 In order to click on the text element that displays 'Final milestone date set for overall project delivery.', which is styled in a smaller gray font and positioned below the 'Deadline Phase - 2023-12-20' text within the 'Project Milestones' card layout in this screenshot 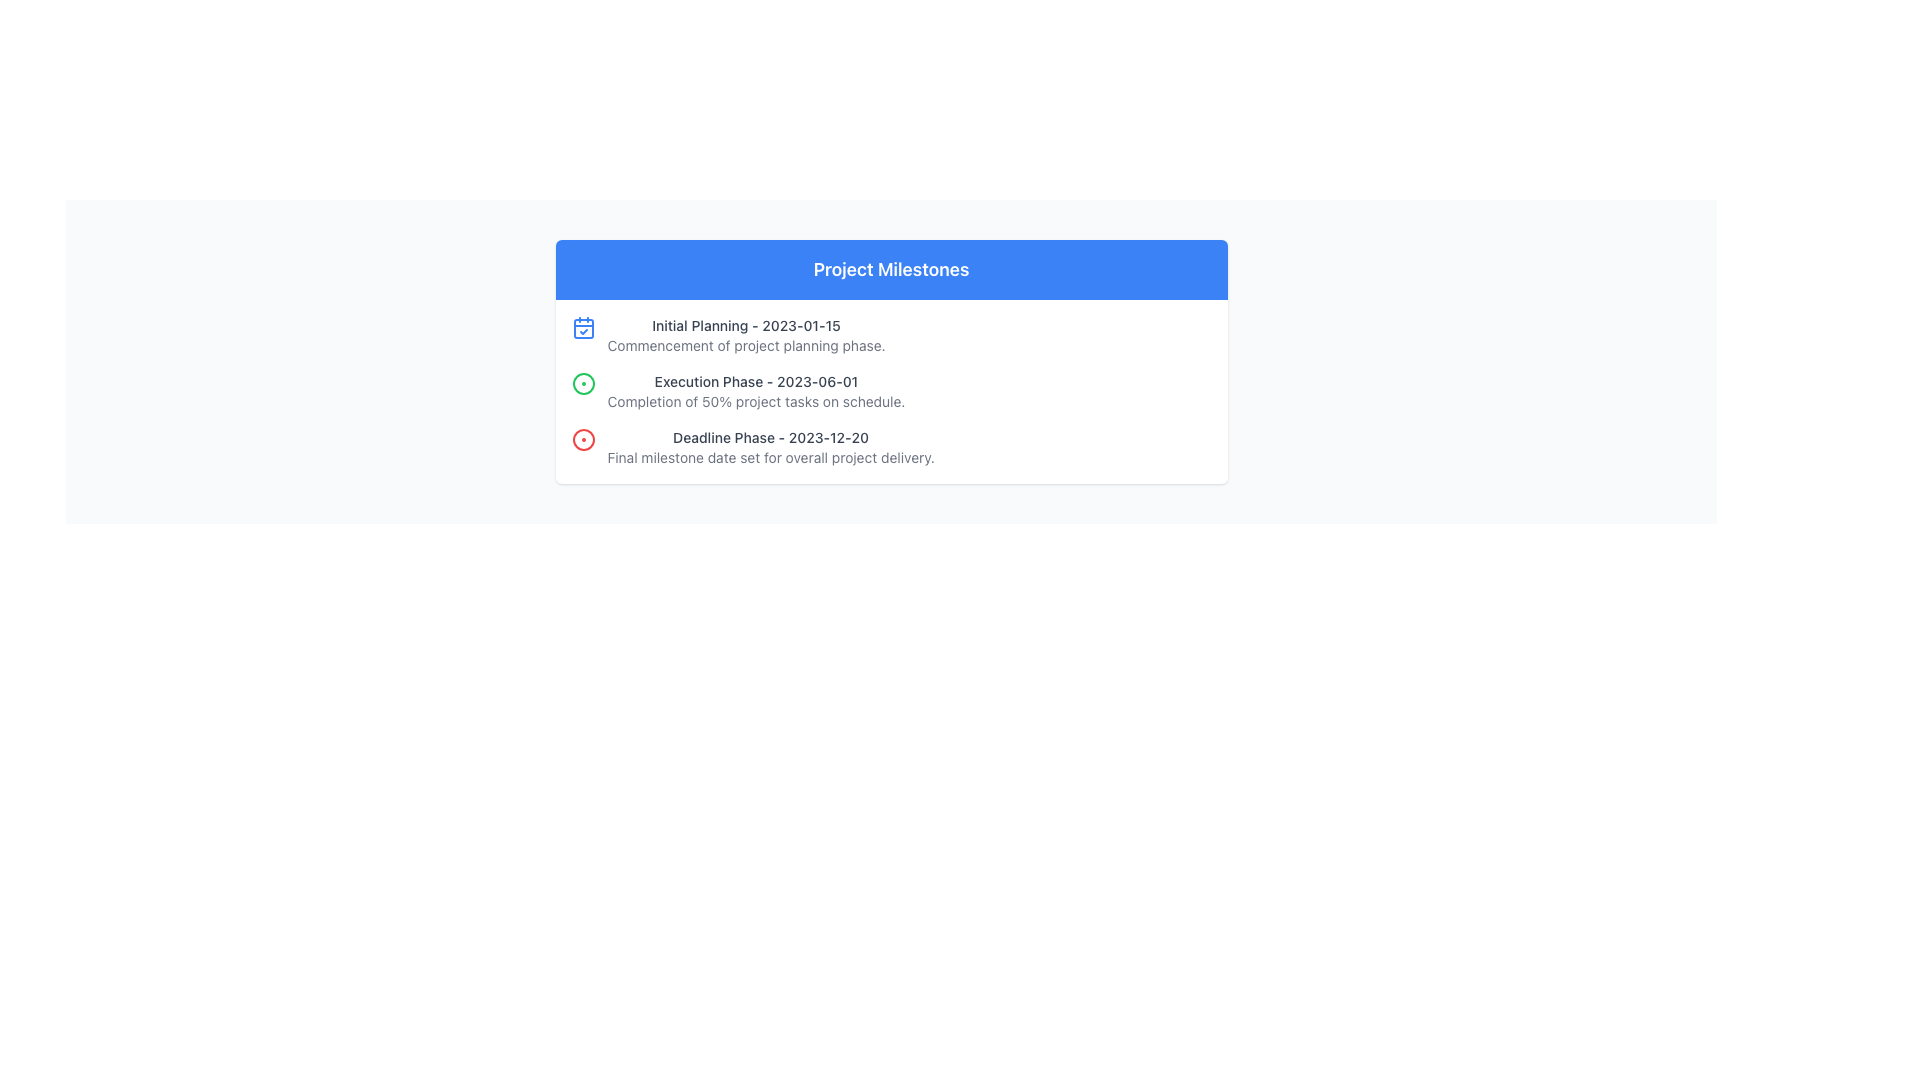, I will do `click(770, 458)`.